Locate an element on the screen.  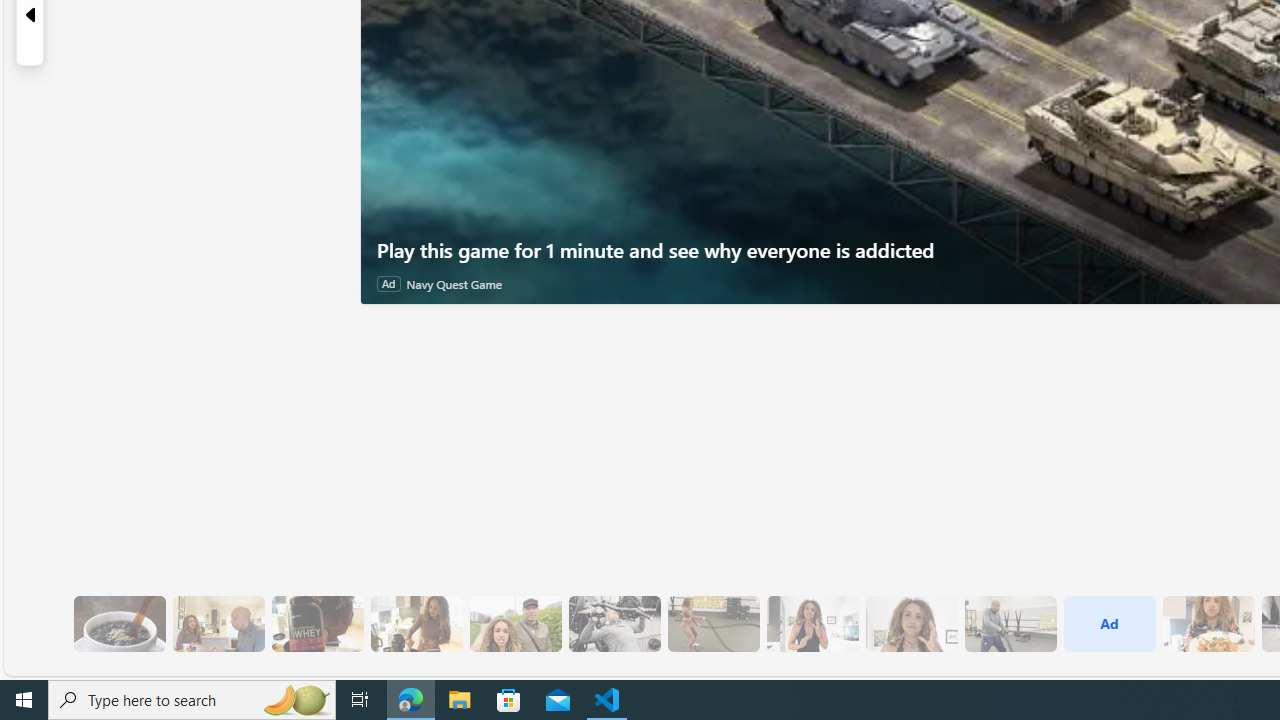
'5 She Eats Less Than Her Husband' is located at coordinates (218, 623).